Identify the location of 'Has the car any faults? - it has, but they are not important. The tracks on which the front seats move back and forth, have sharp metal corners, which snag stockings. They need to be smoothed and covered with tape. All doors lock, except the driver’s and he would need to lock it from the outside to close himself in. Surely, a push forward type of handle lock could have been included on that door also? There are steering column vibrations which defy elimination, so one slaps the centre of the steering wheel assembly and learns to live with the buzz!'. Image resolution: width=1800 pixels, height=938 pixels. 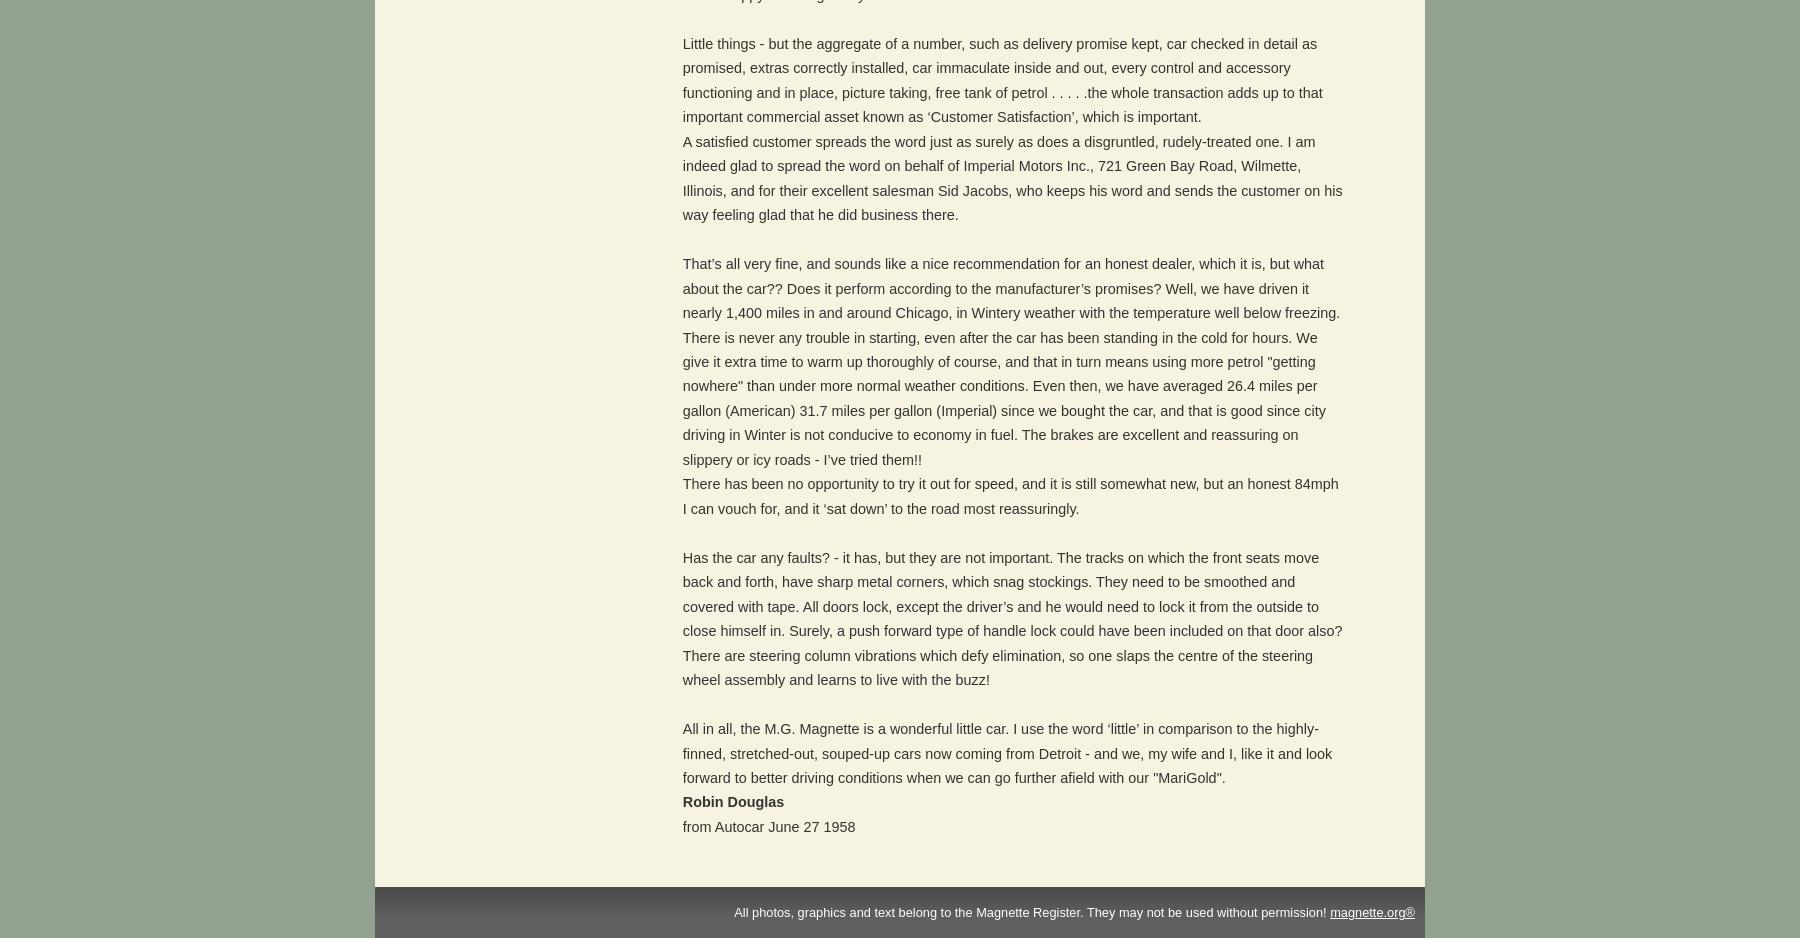
(1010, 618).